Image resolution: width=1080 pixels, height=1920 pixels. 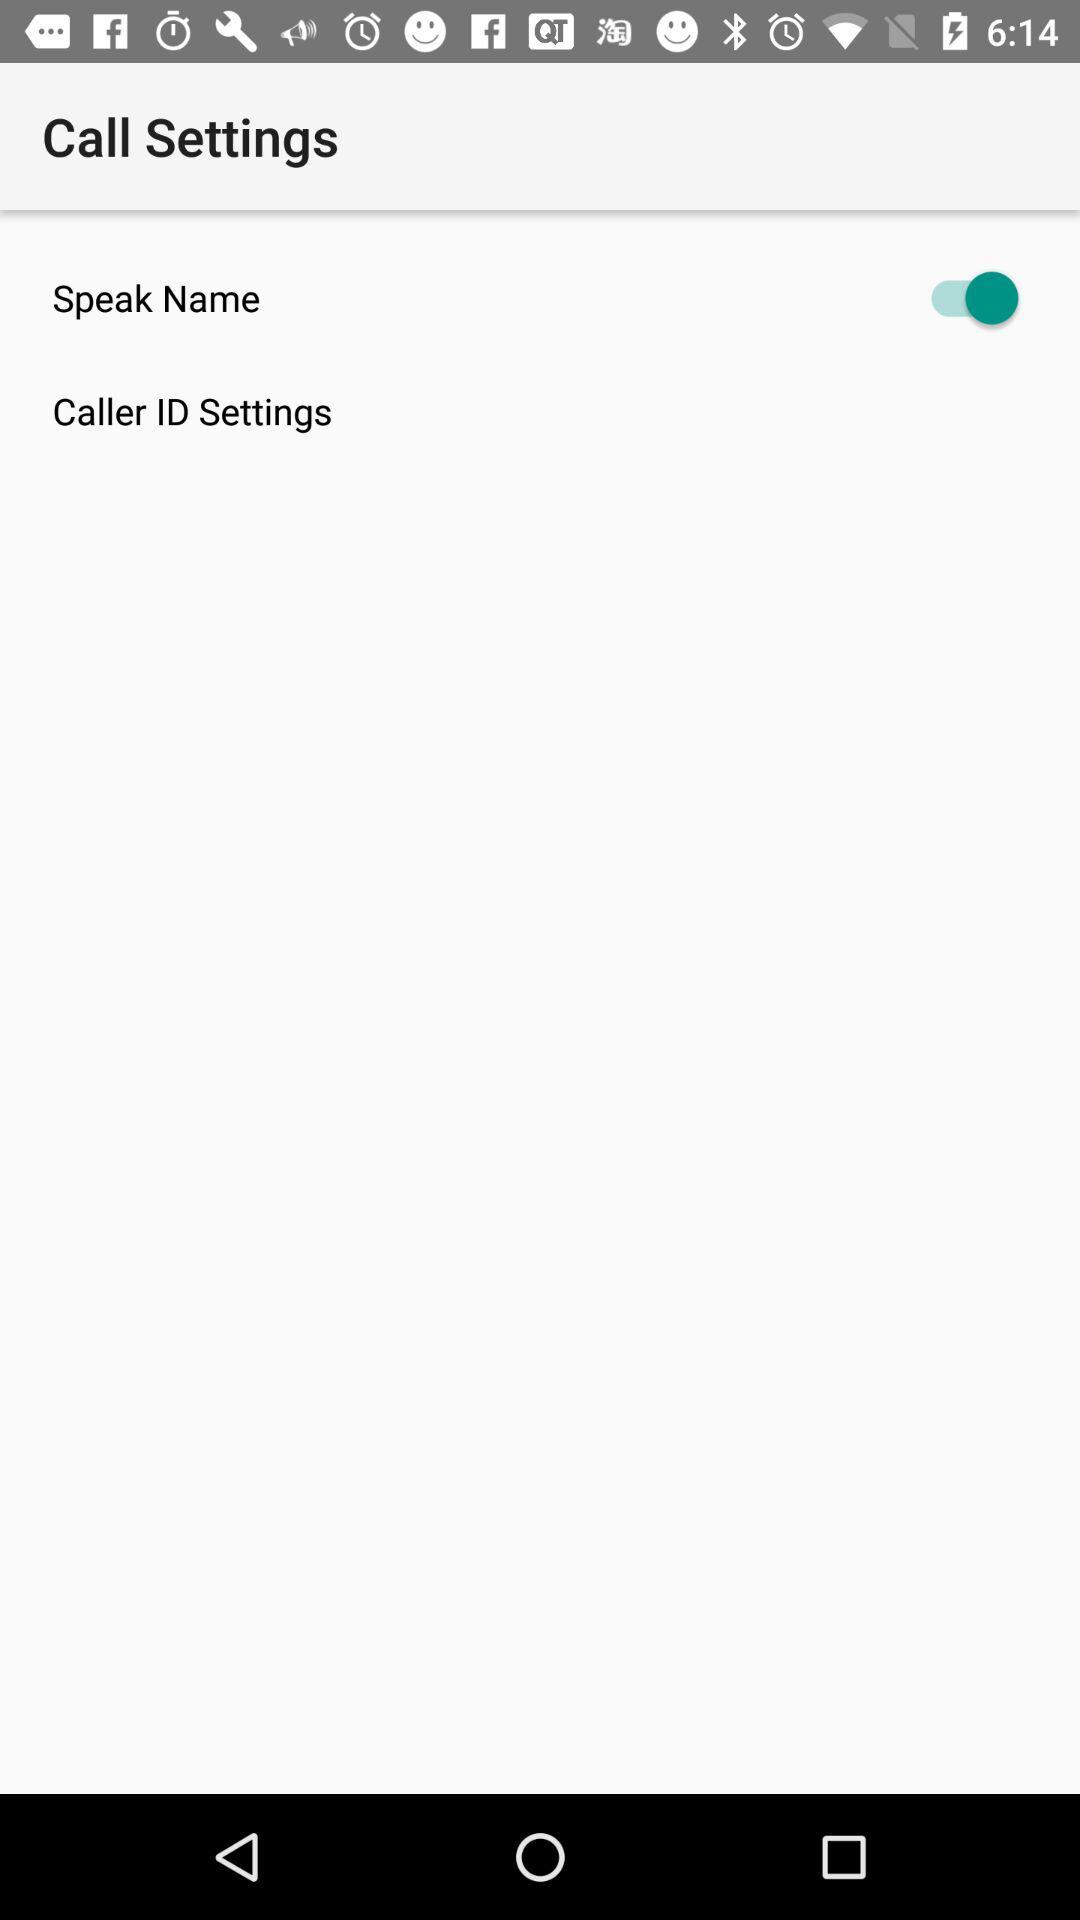 I want to click on speak name icon, so click(x=540, y=297).